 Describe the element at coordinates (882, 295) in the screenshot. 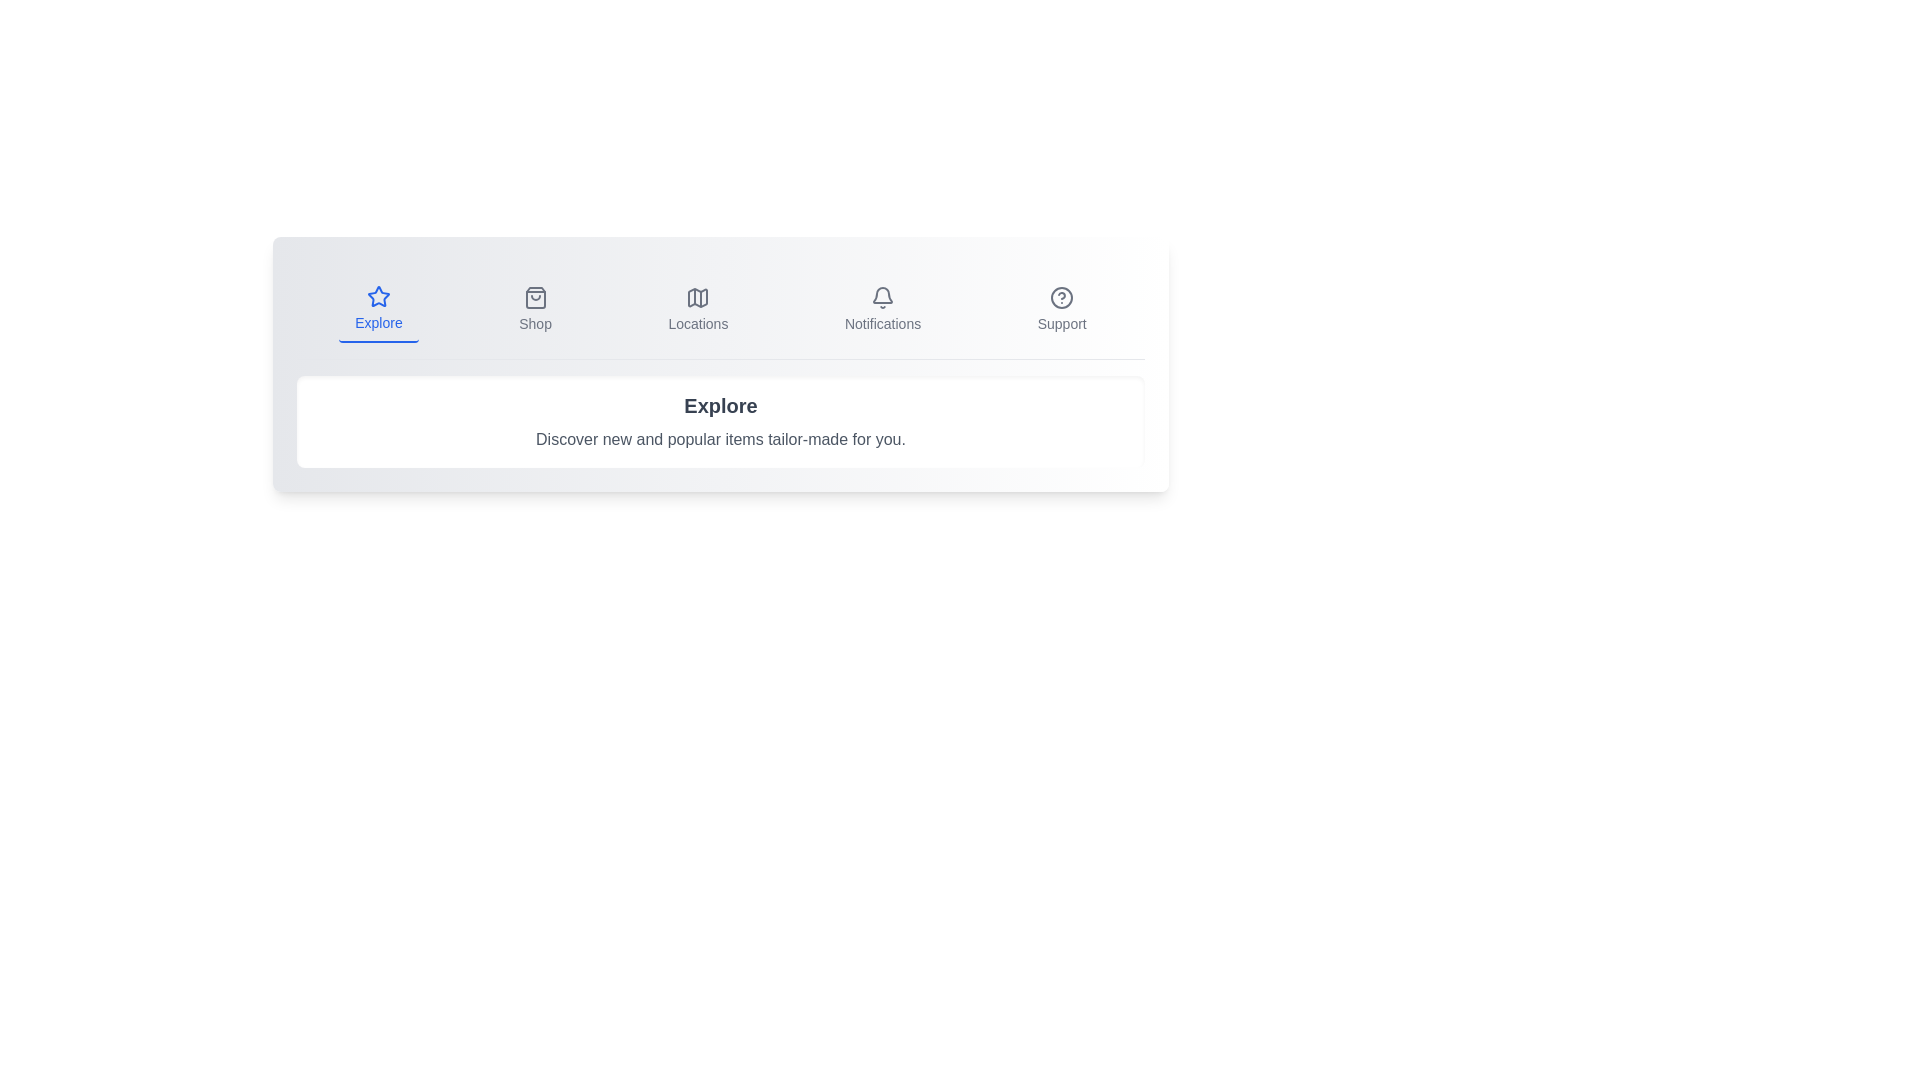

I see `the gray bell-shaped icon in the top menu bar, labeled 'Notifications'` at that location.